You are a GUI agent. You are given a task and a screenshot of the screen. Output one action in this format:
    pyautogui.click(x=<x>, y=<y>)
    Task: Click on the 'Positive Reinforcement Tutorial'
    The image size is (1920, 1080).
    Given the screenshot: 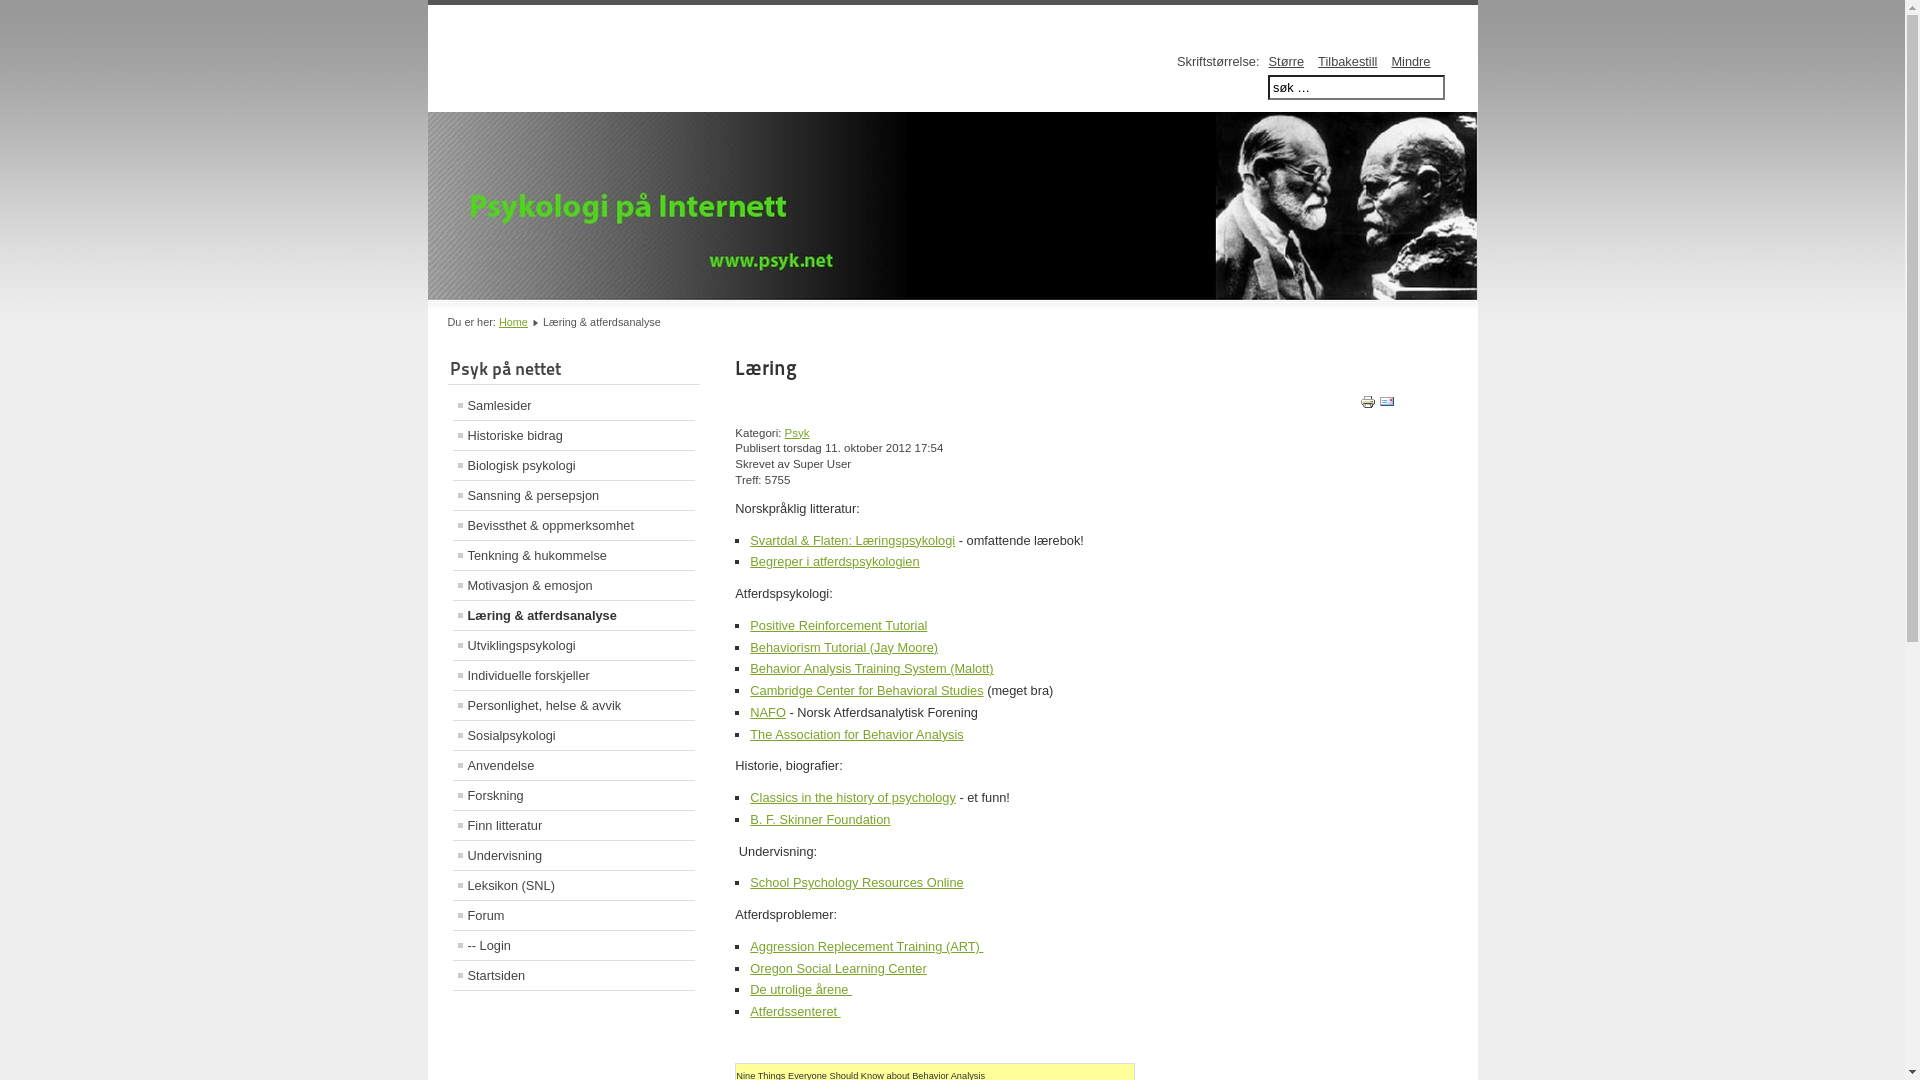 What is the action you would take?
    pyautogui.click(x=838, y=624)
    